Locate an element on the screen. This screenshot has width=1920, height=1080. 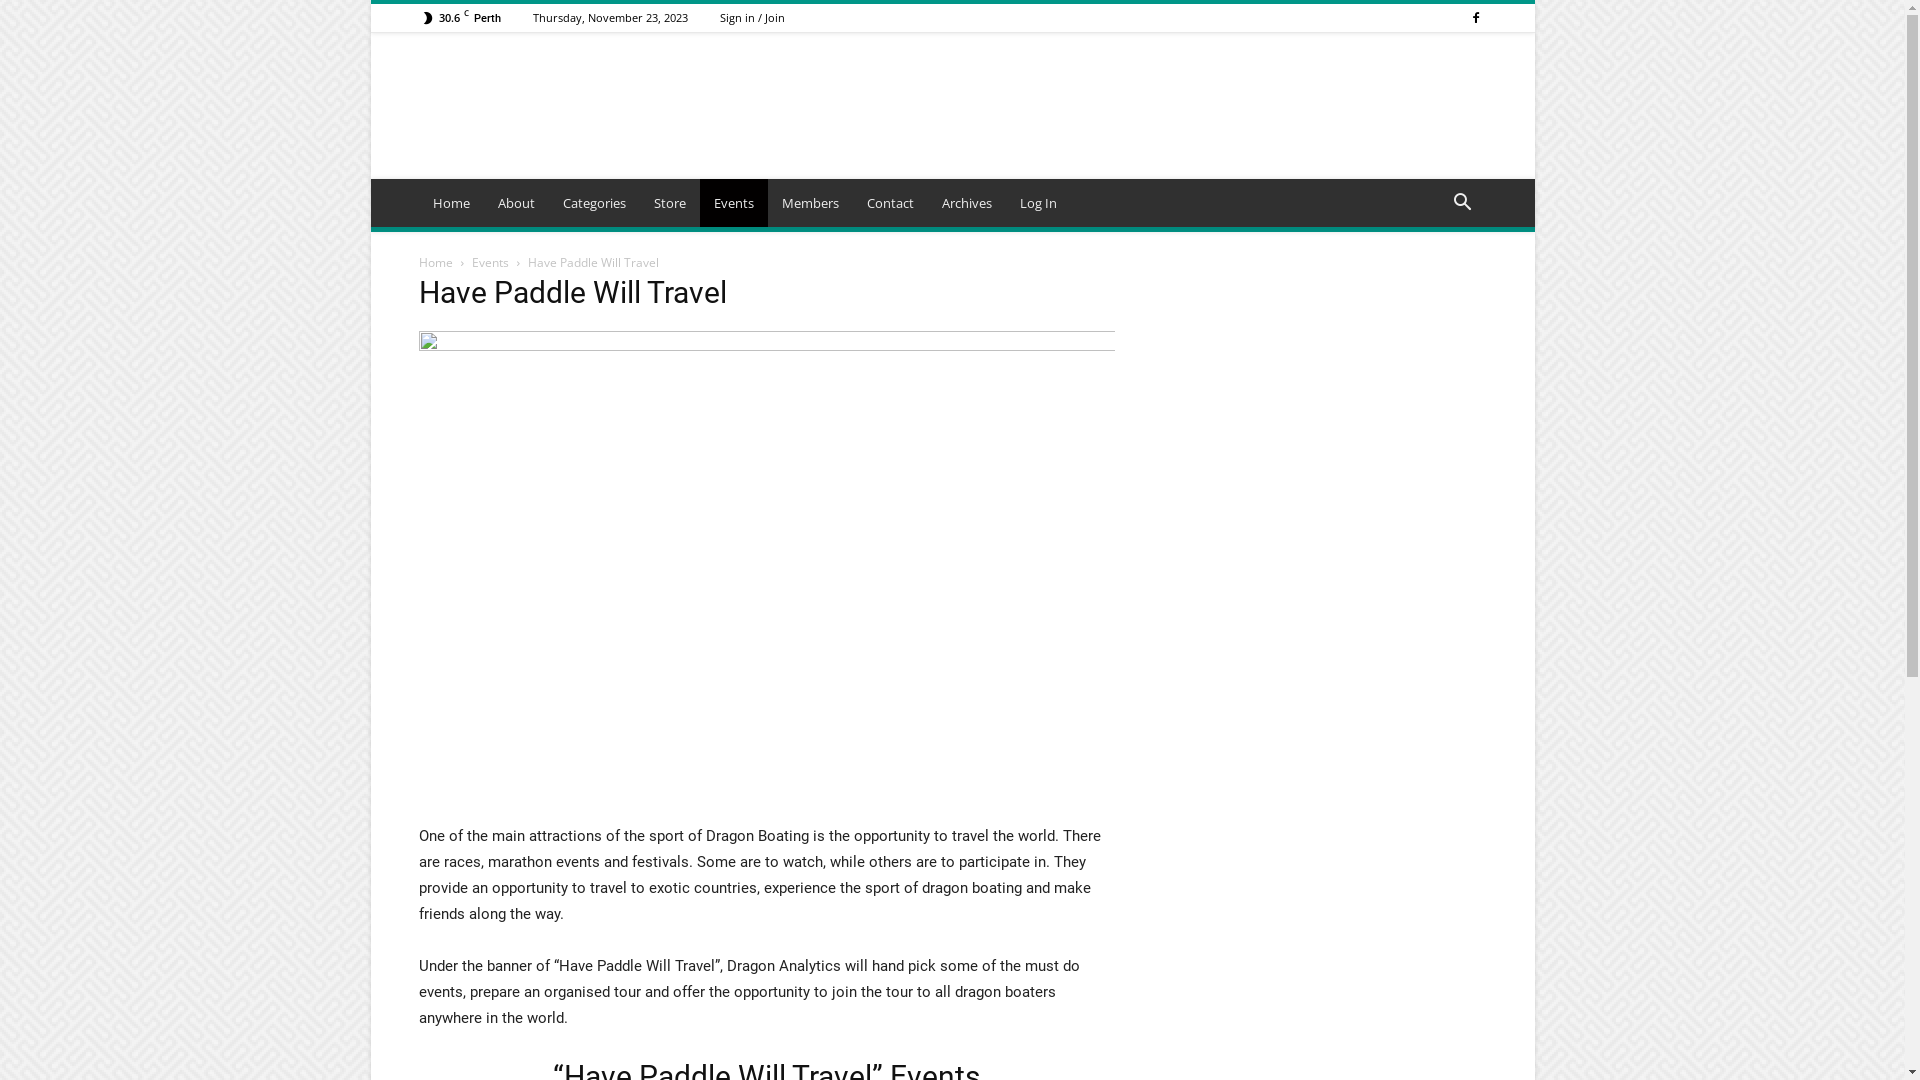
'About' is located at coordinates (484, 203).